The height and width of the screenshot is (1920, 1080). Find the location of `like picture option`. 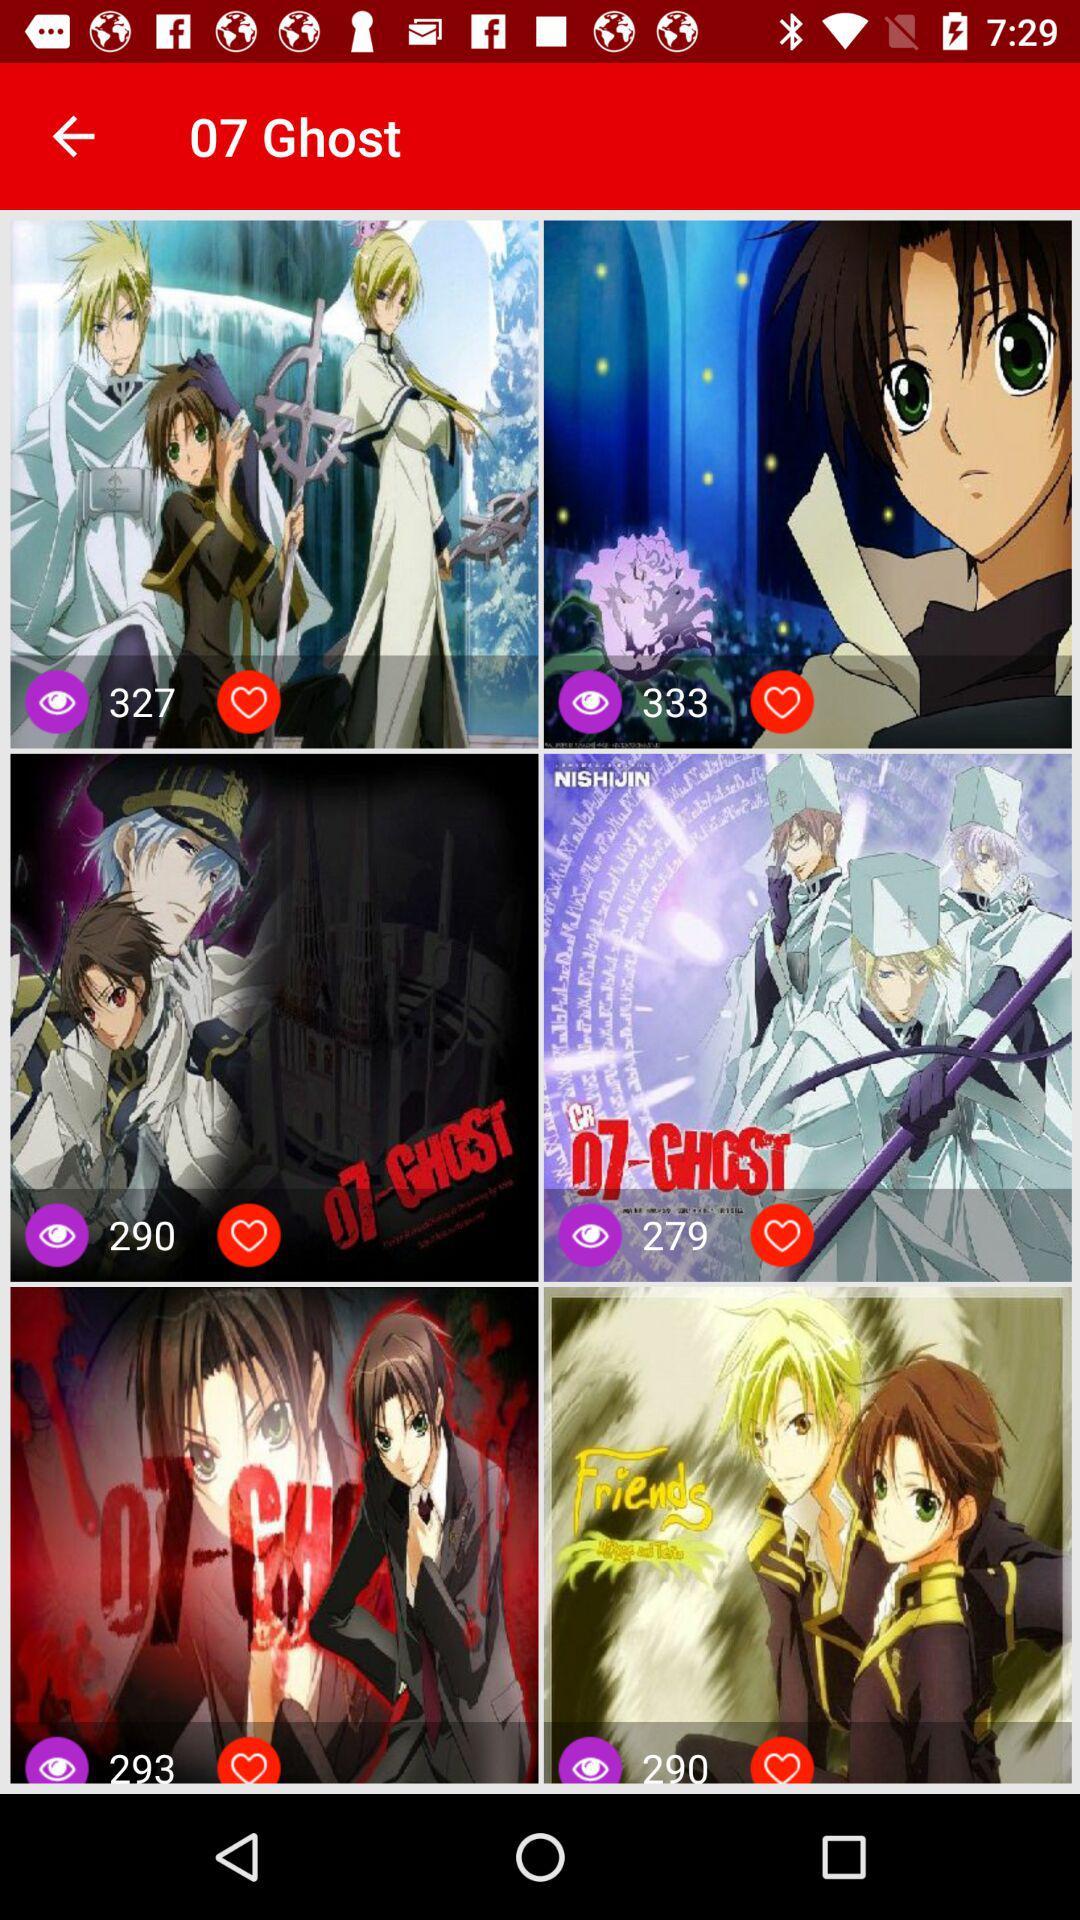

like picture option is located at coordinates (781, 701).